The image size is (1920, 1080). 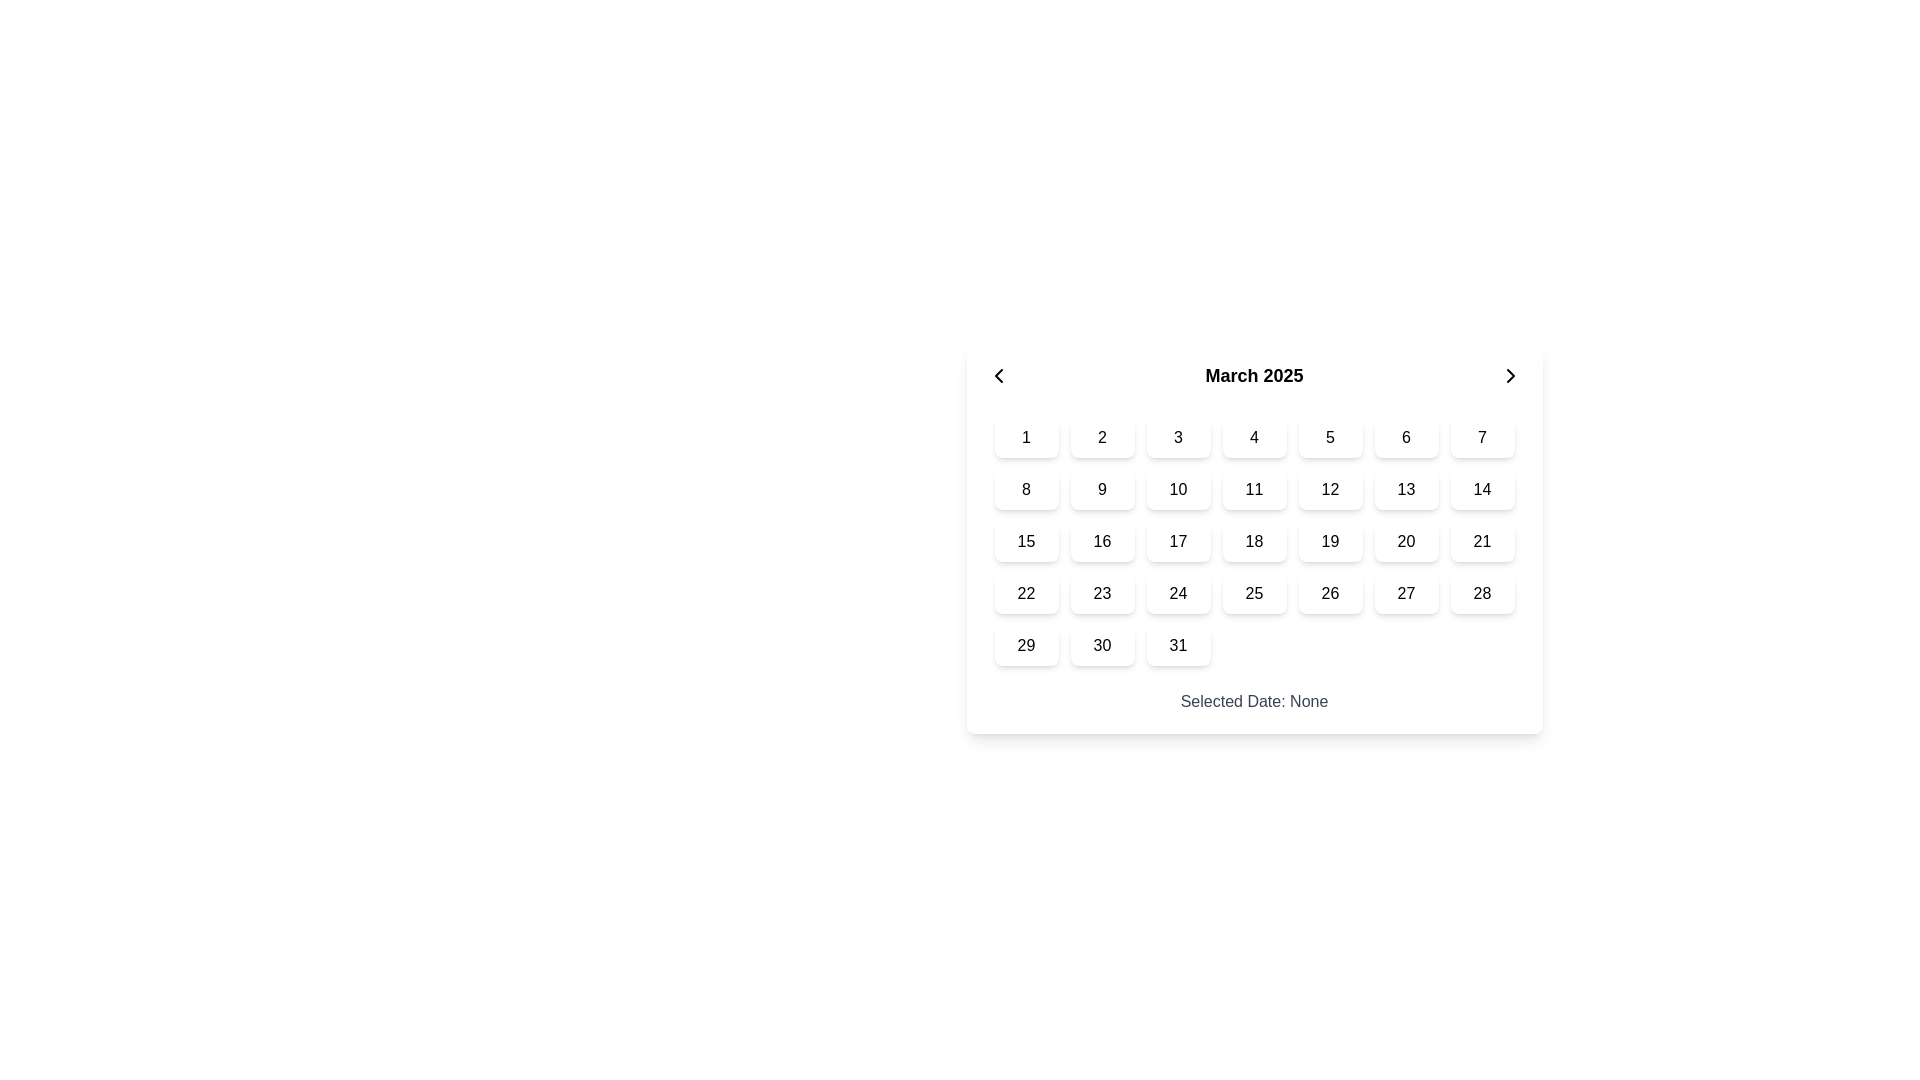 I want to click on the navigation button positioned to the far-right of the calendar heading, next to the 'March 2025' text block, so click(x=1510, y=375).